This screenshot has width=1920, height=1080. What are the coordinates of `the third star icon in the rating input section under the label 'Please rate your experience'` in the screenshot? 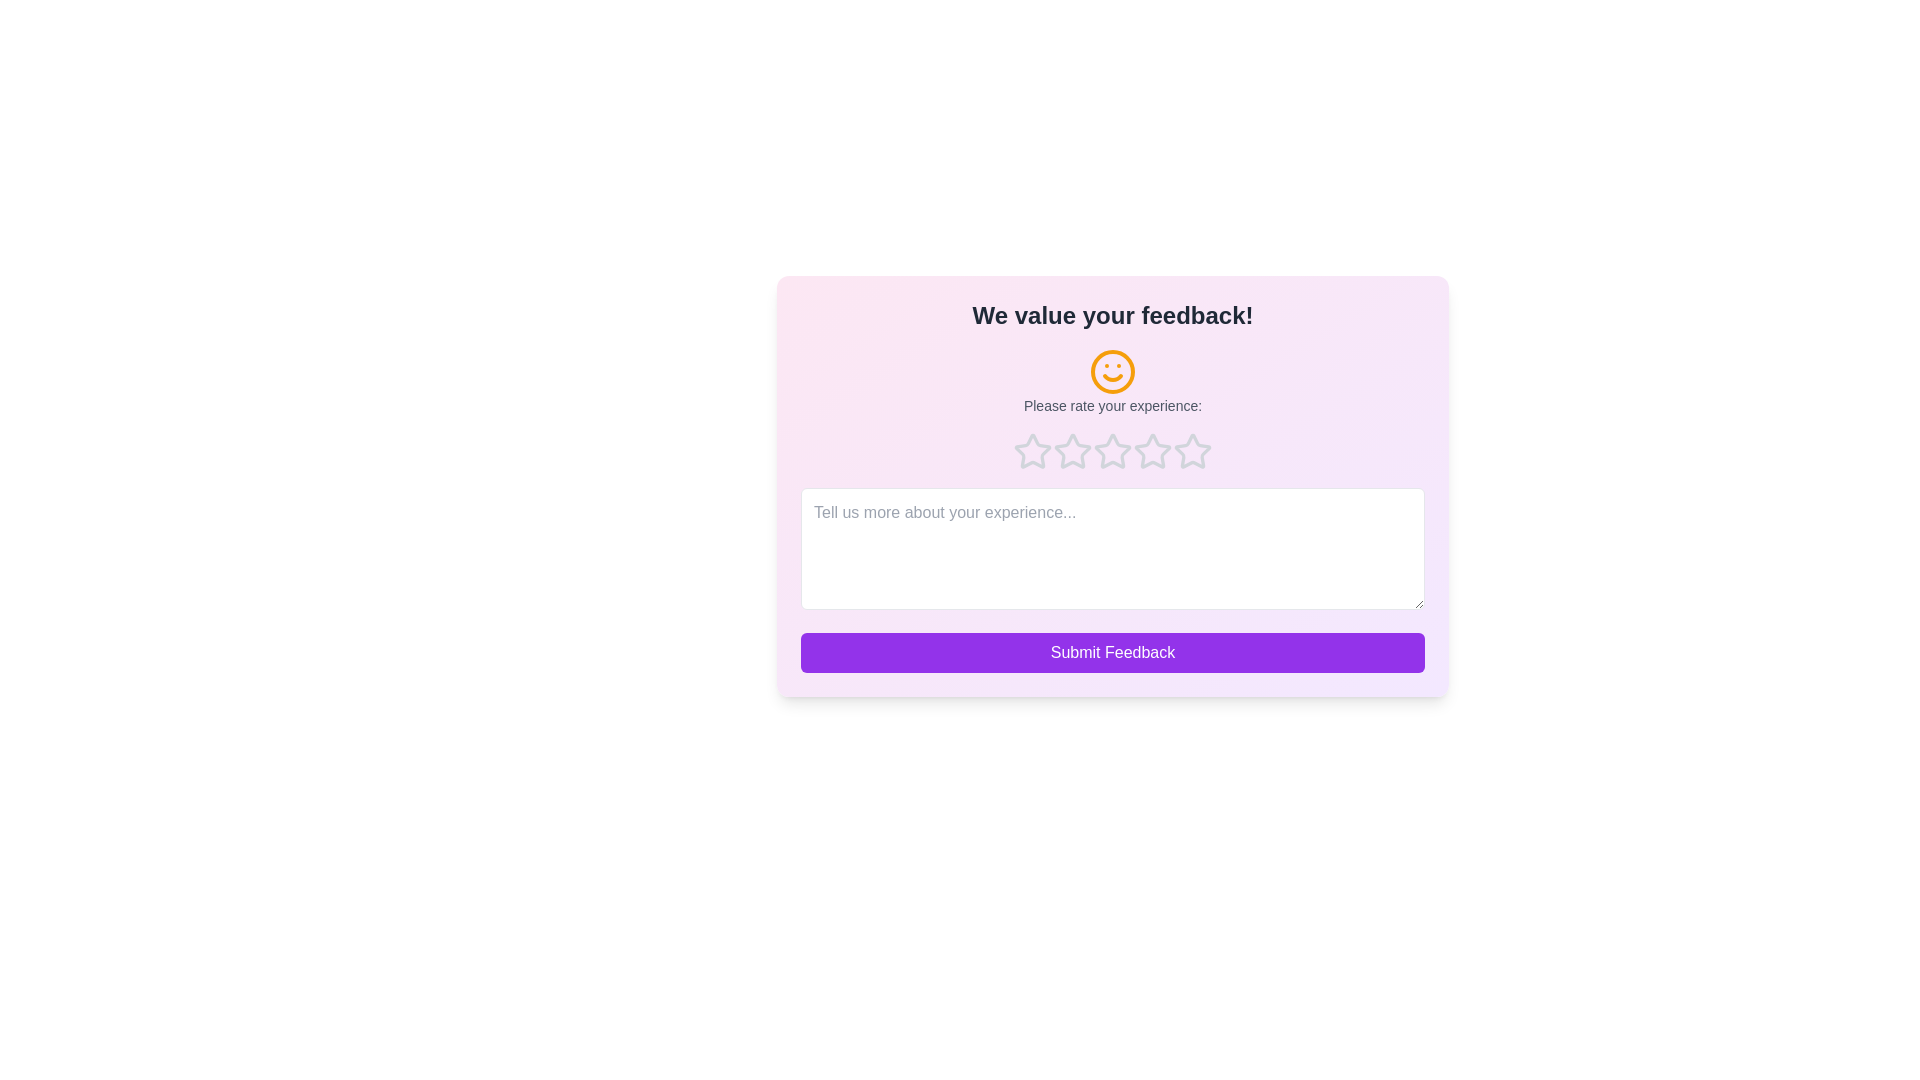 It's located at (1112, 451).